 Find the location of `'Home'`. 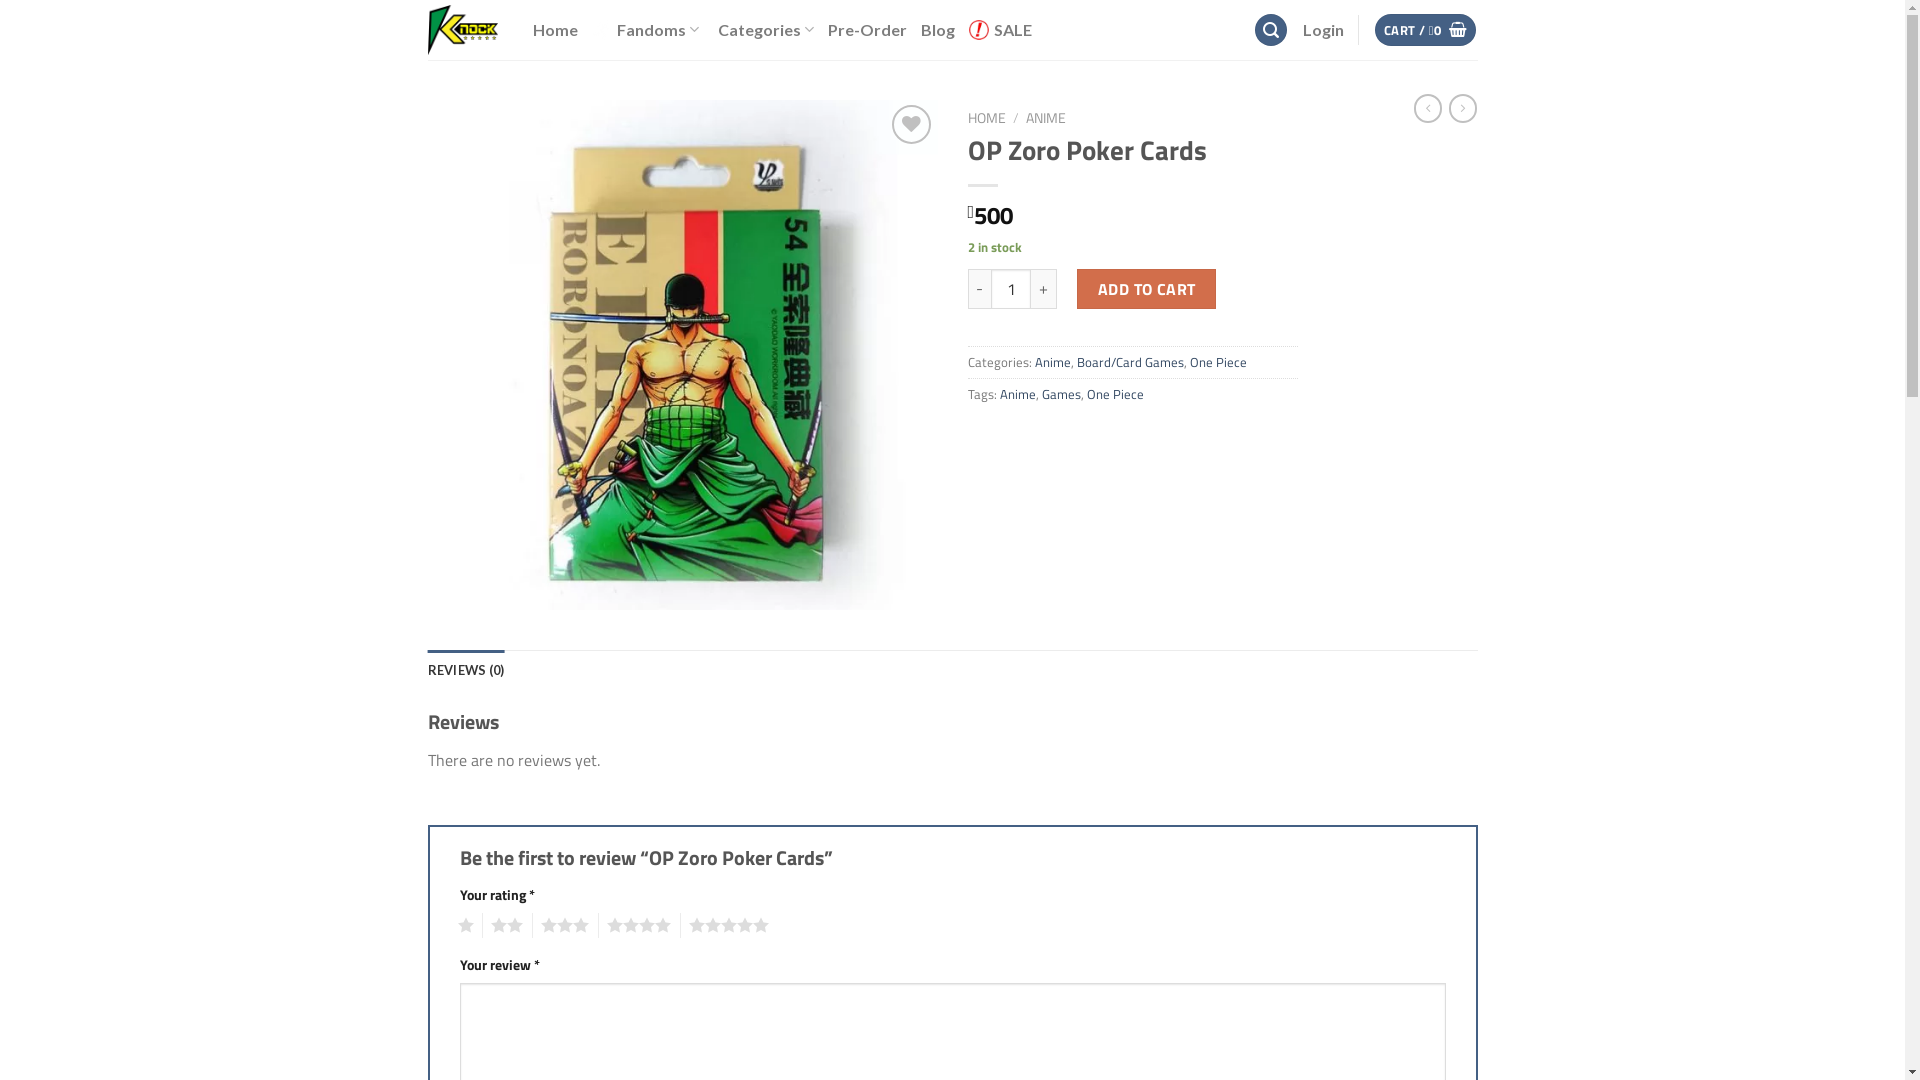

'Home' is located at coordinates (554, 30).